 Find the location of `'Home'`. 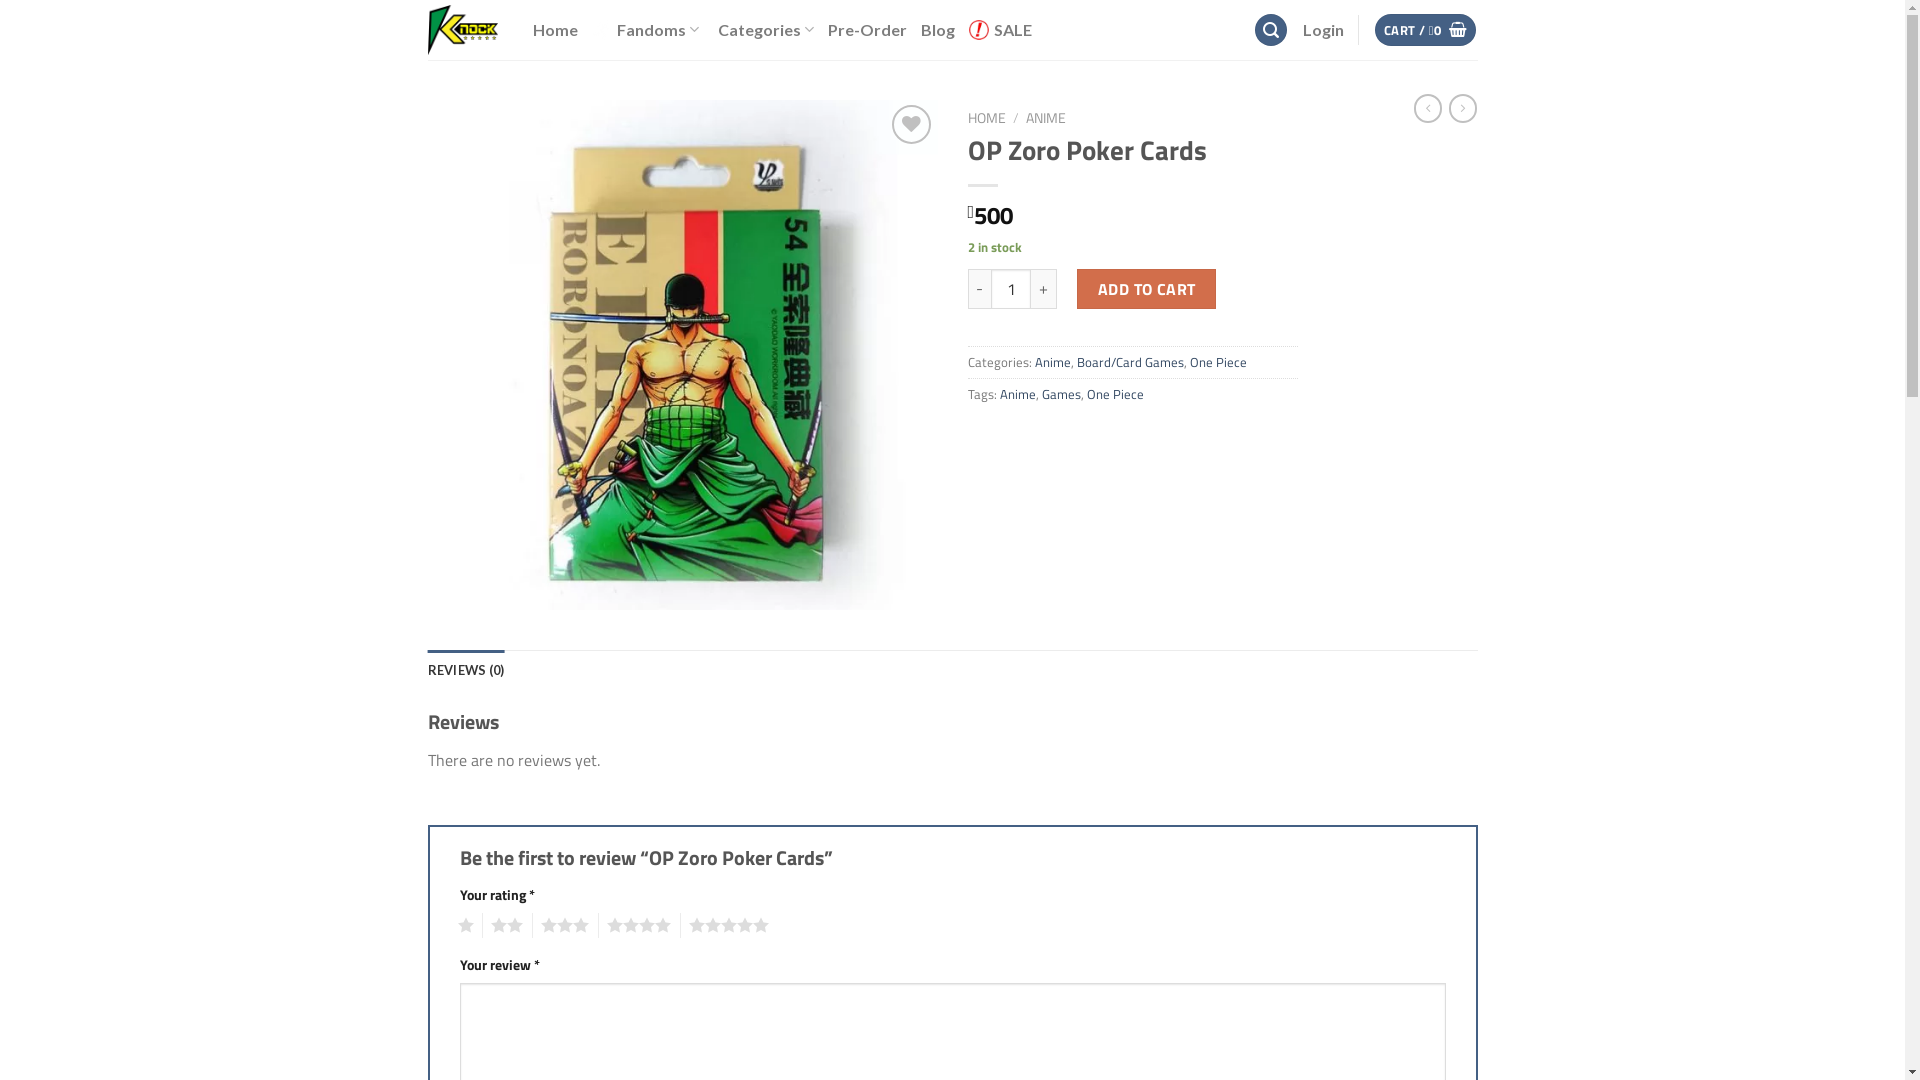

'Home' is located at coordinates (554, 30).